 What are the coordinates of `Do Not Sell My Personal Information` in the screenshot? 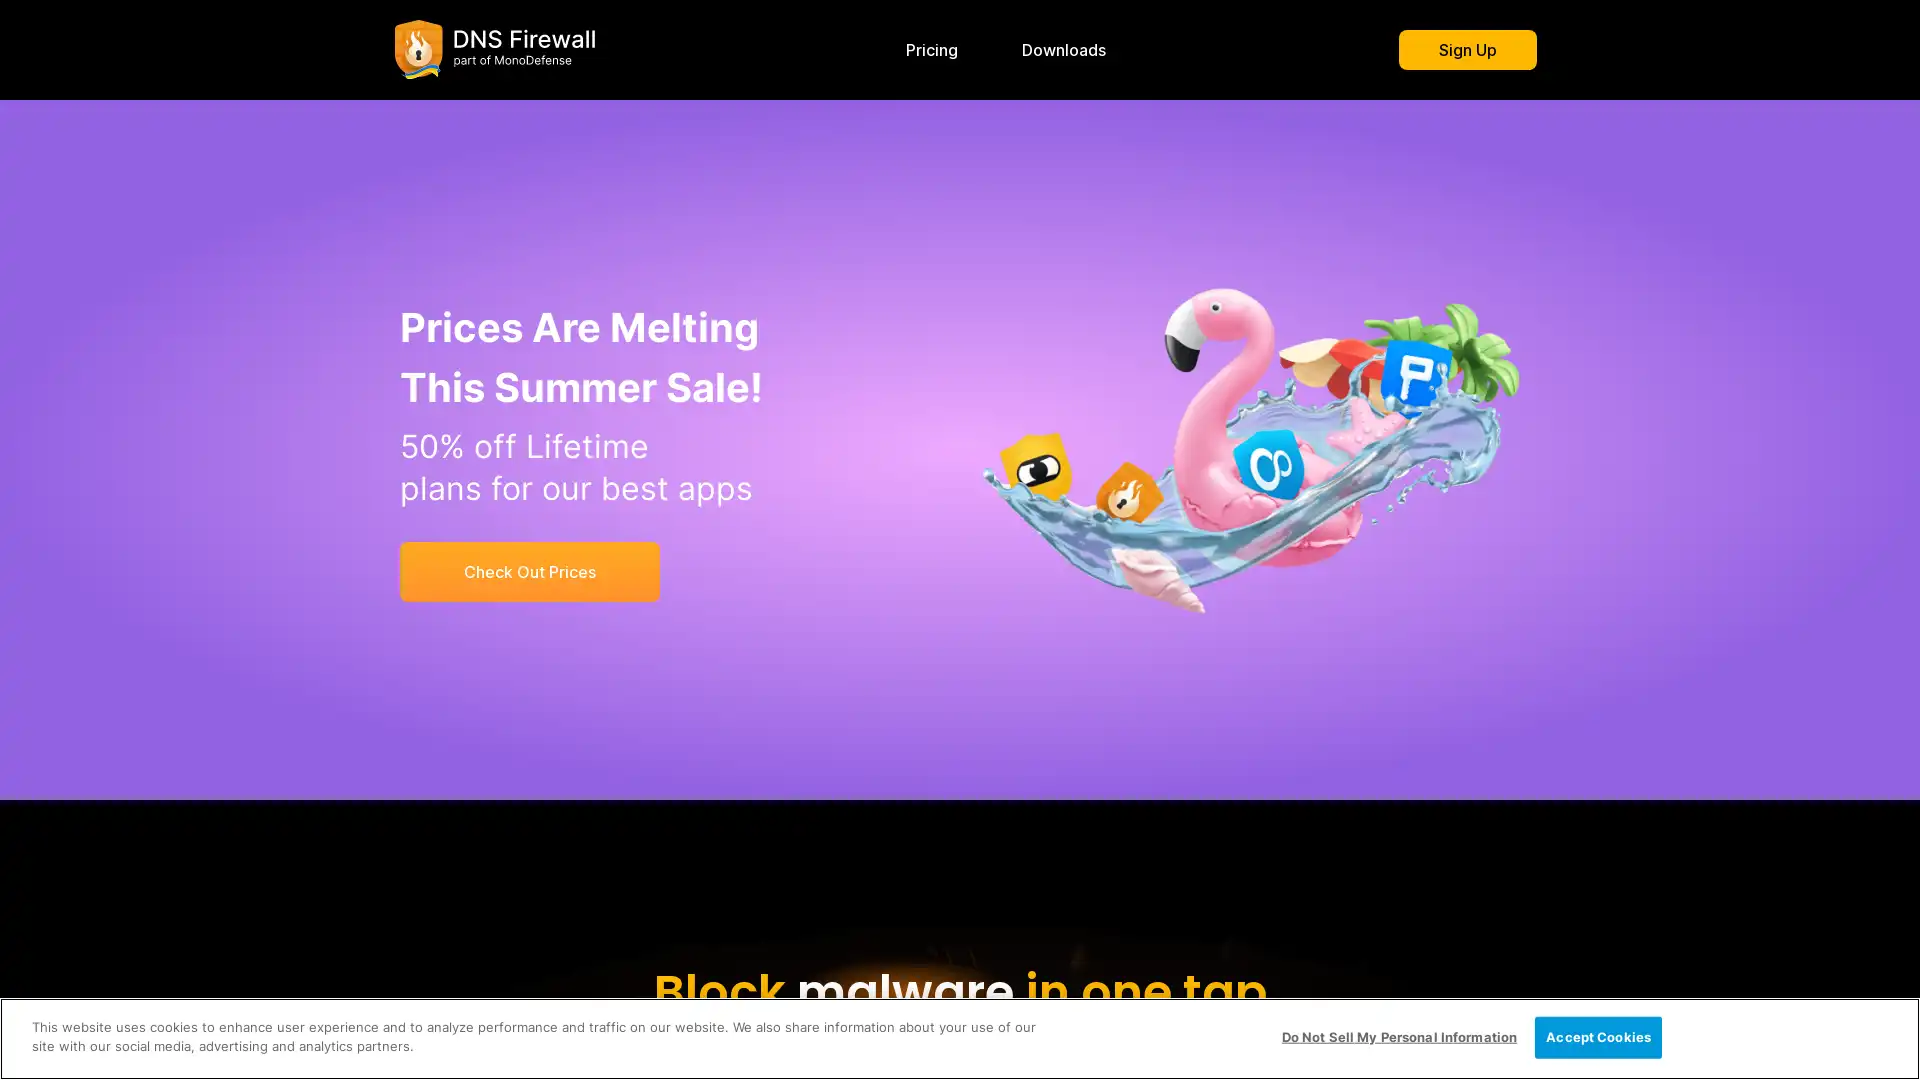 It's located at (1397, 1036).